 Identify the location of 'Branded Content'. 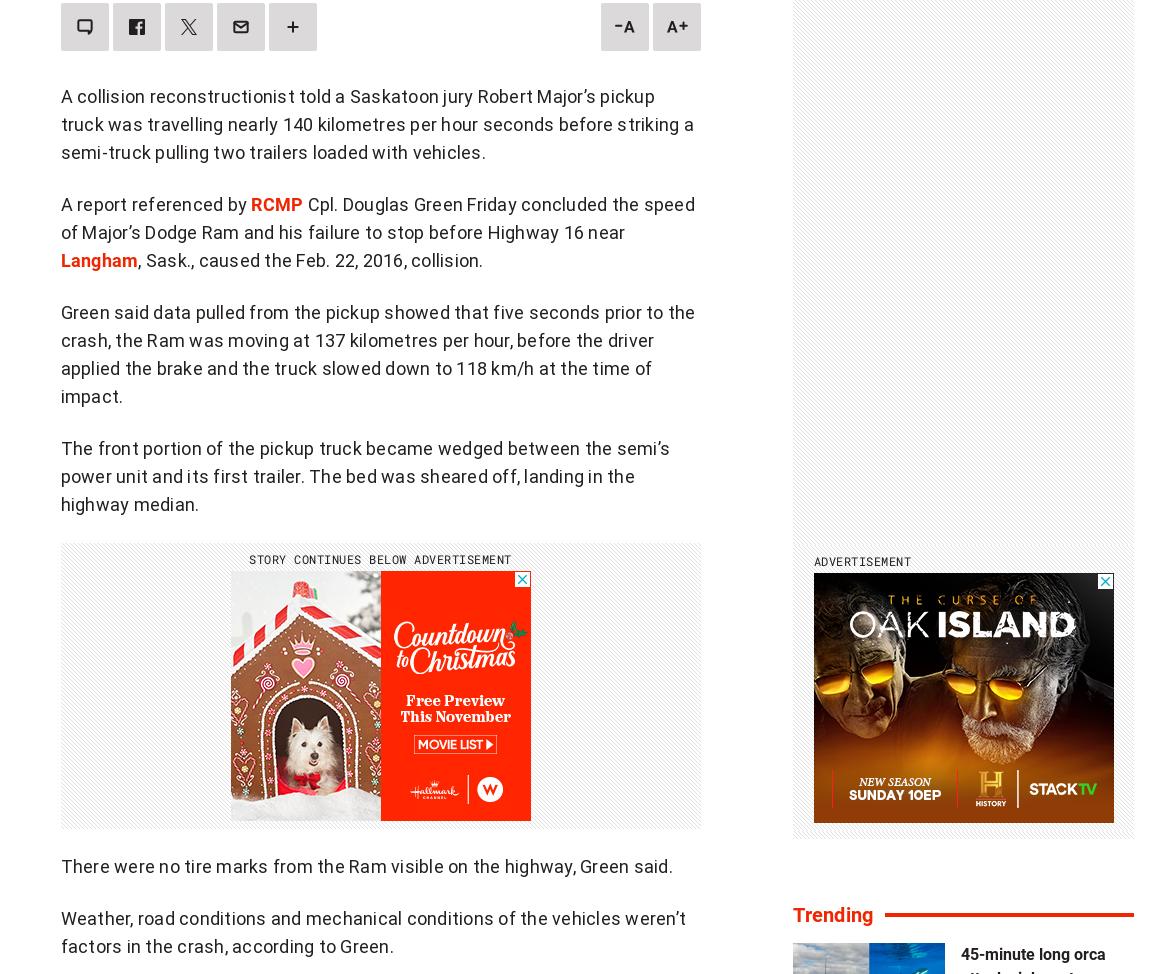
(334, 860).